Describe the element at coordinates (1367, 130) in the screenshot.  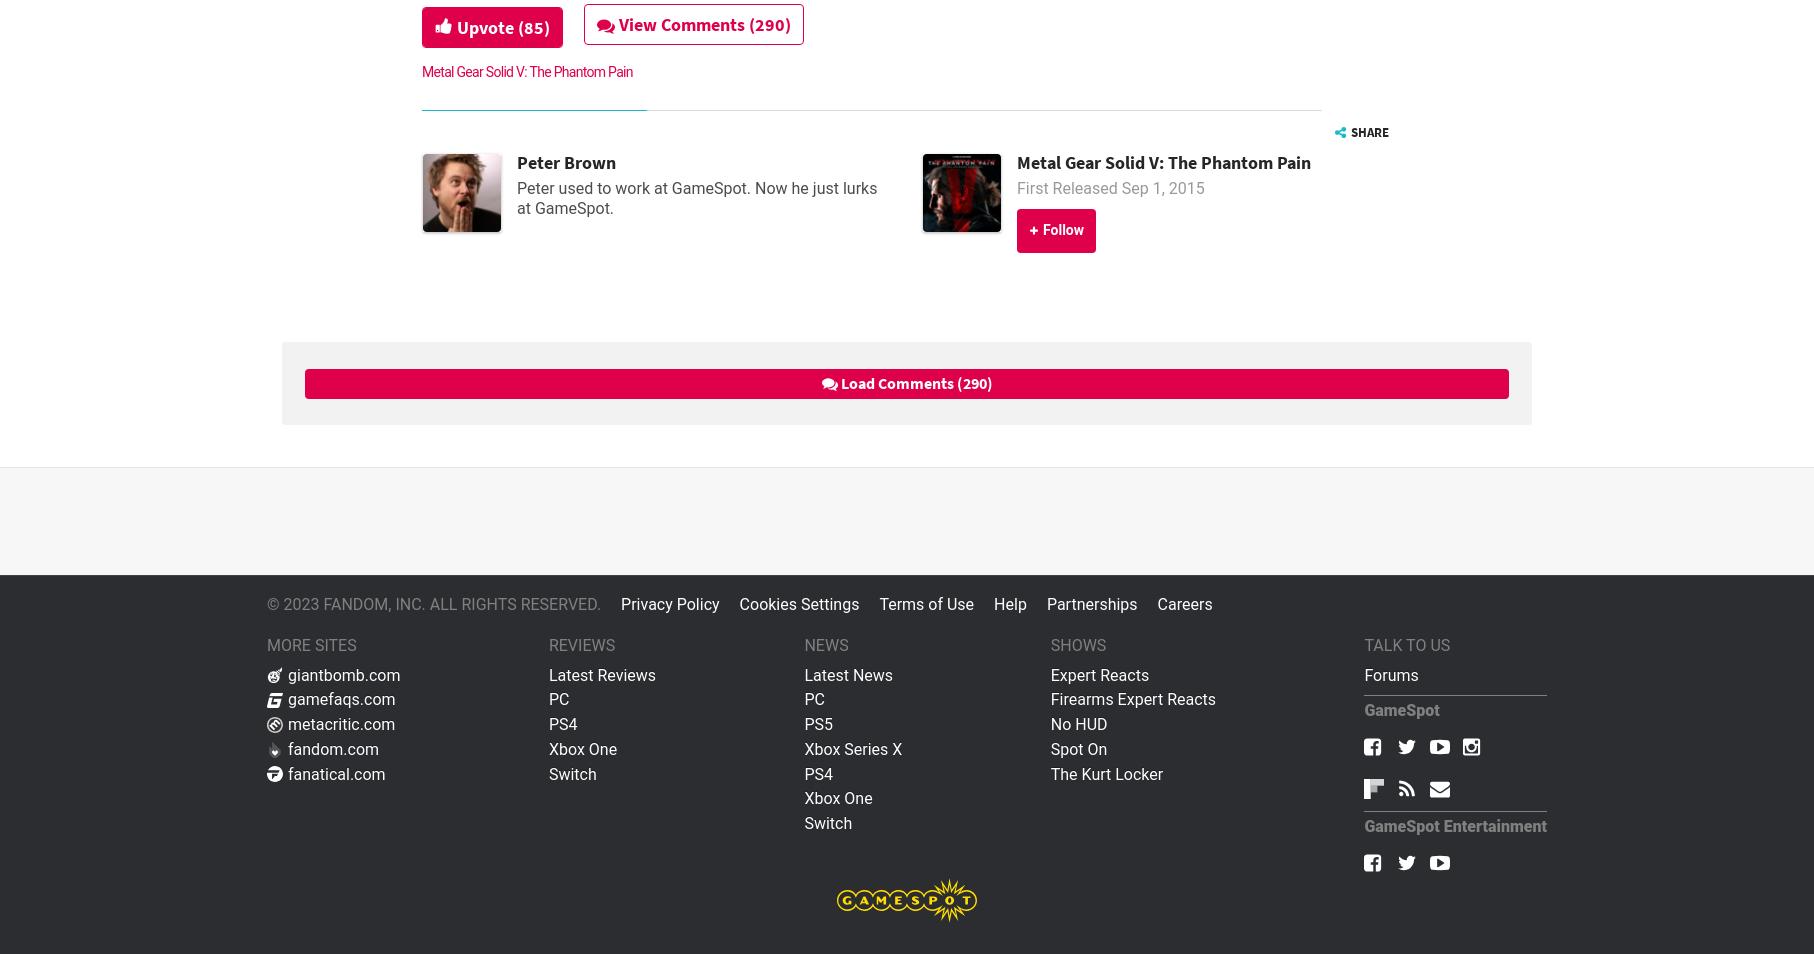
I see `'Share'` at that location.